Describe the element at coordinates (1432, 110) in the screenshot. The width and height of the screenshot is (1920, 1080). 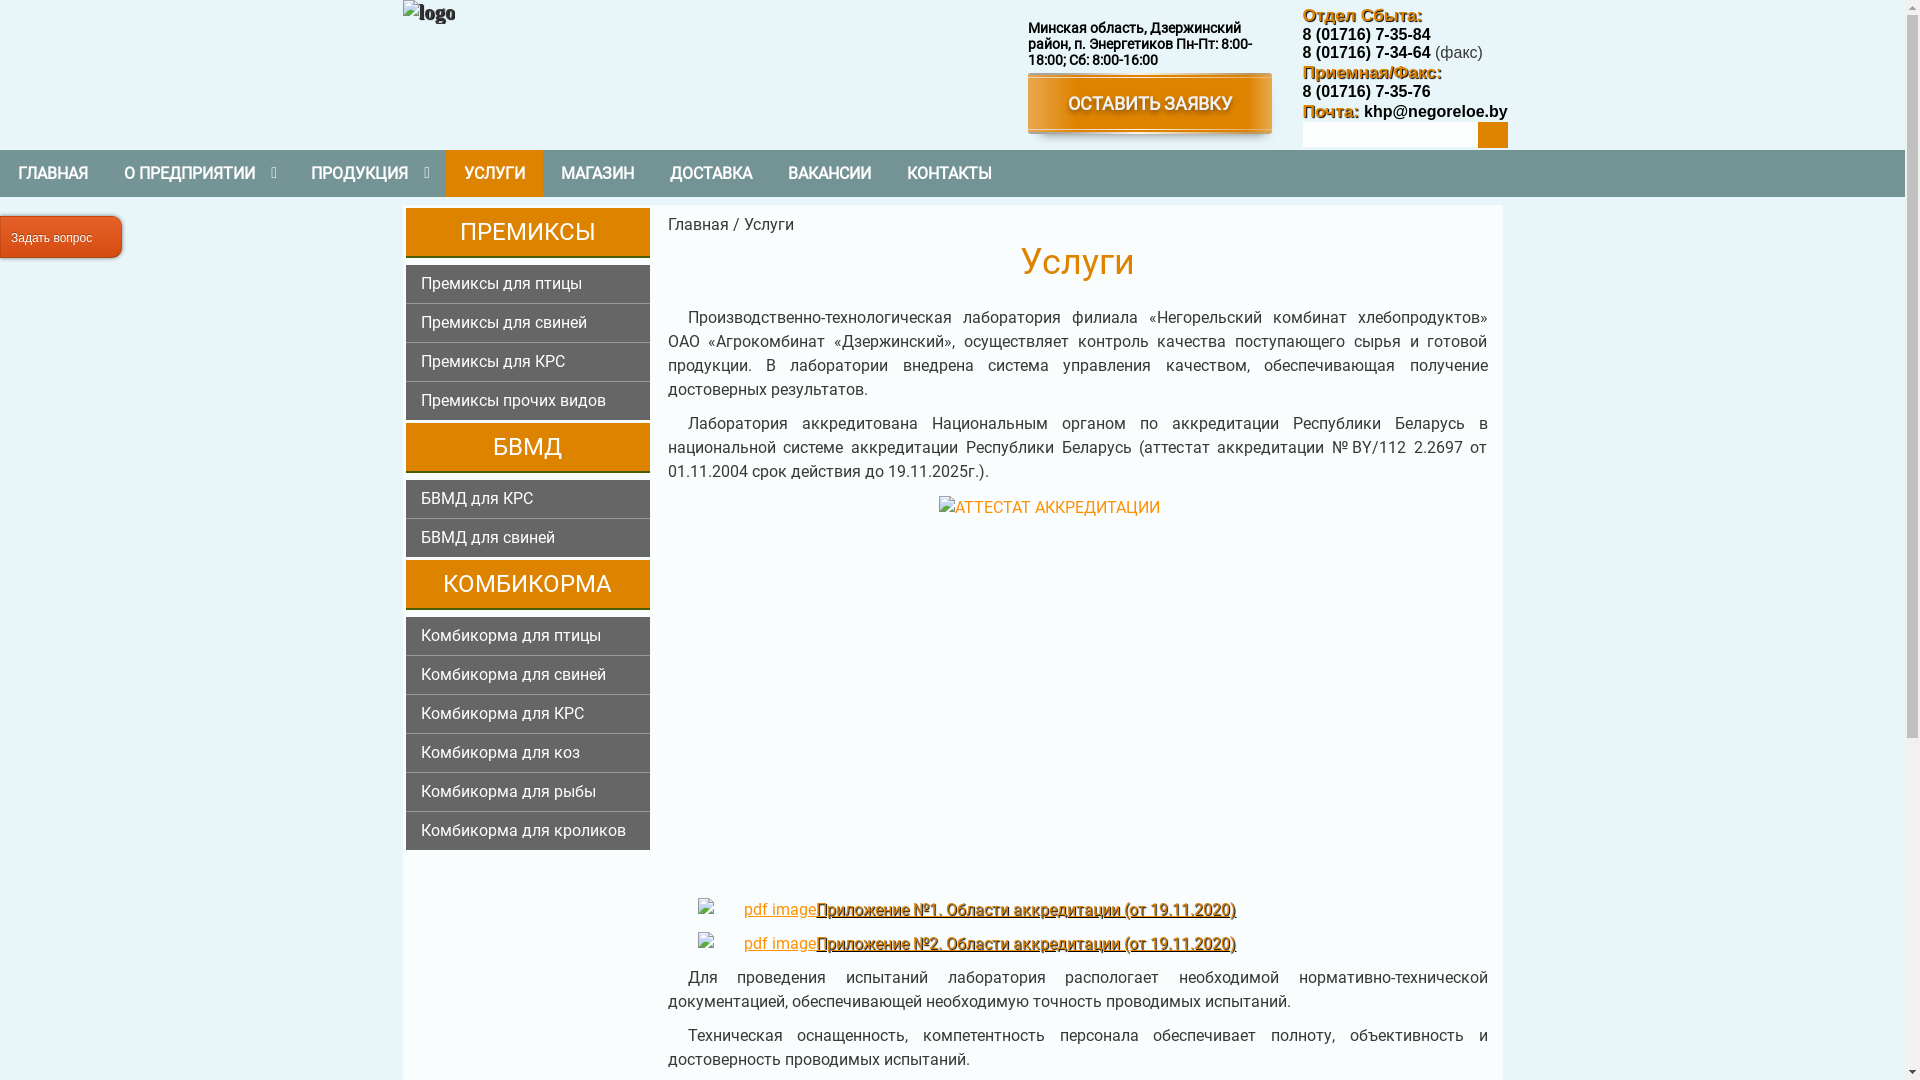
I see `'khp@negoreloe.by'` at that location.